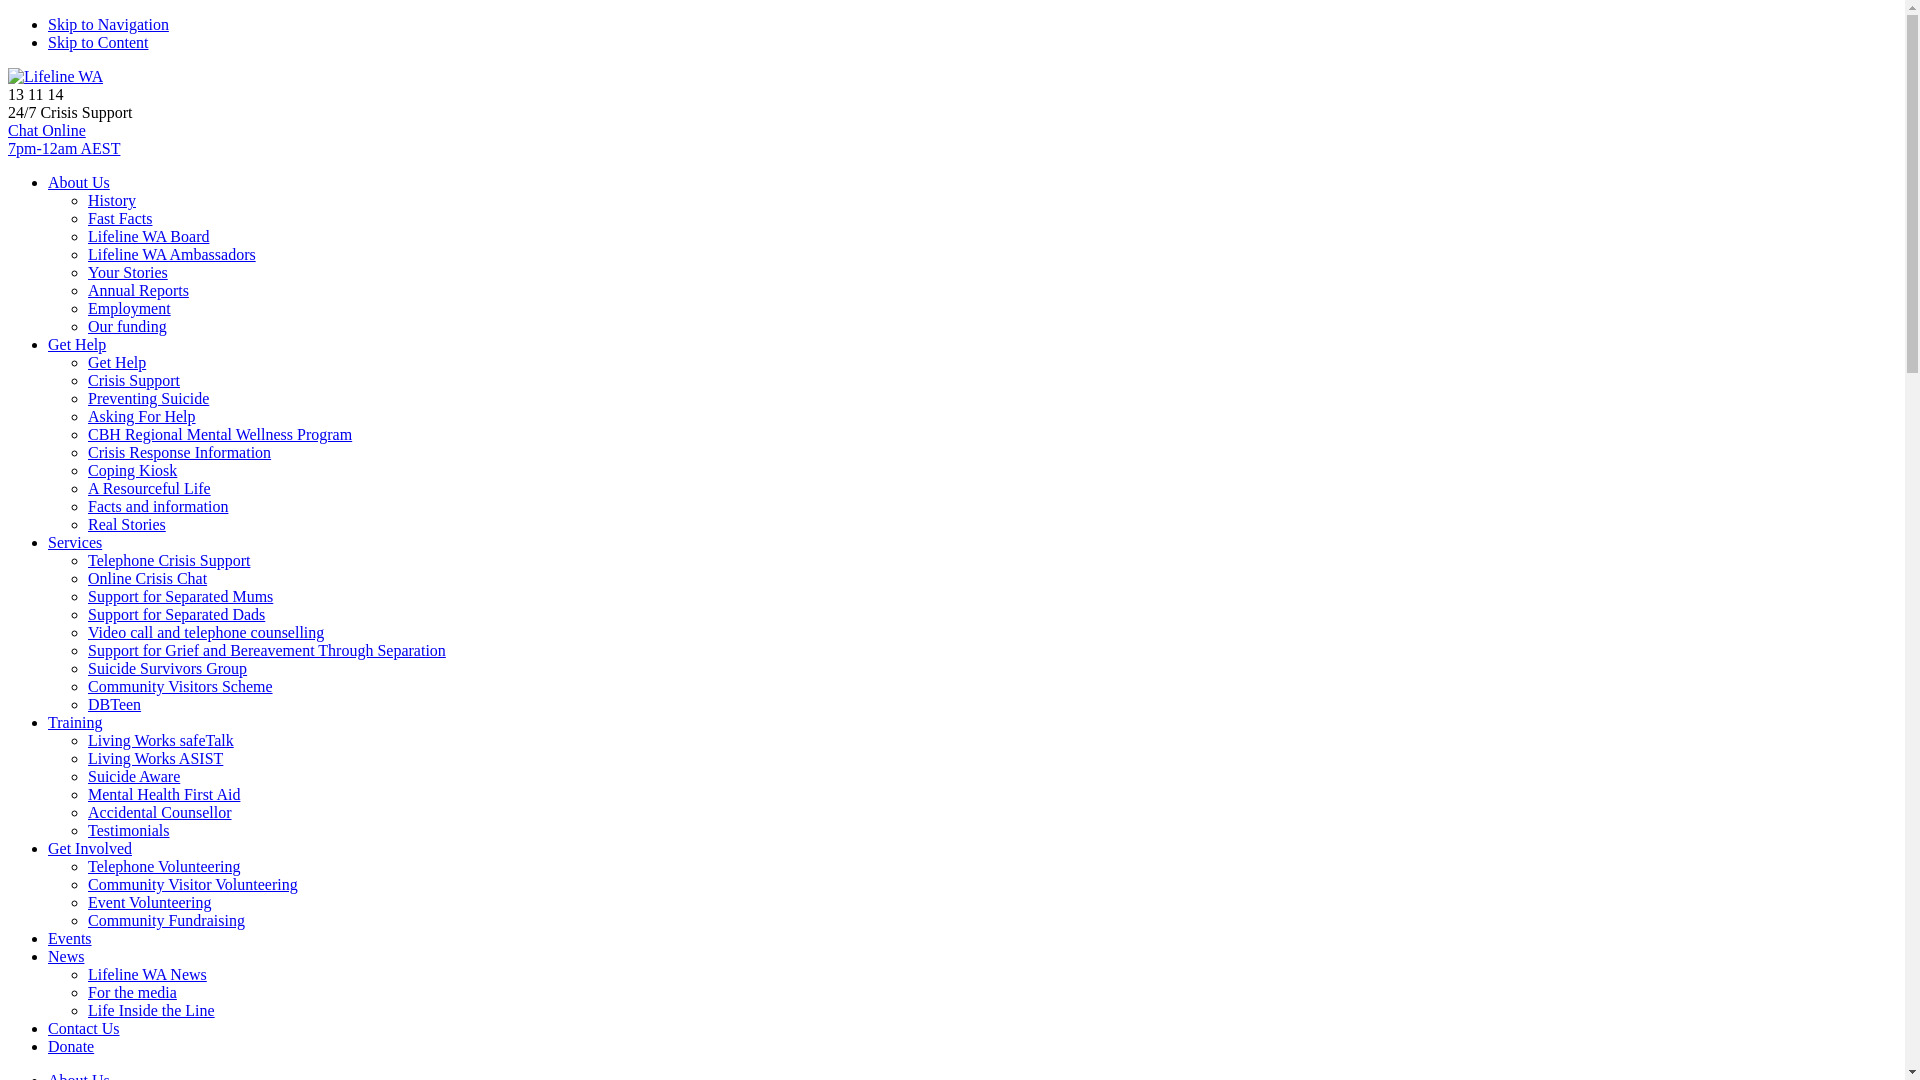  I want to click on 'Skip to Content', so click(48, 42).